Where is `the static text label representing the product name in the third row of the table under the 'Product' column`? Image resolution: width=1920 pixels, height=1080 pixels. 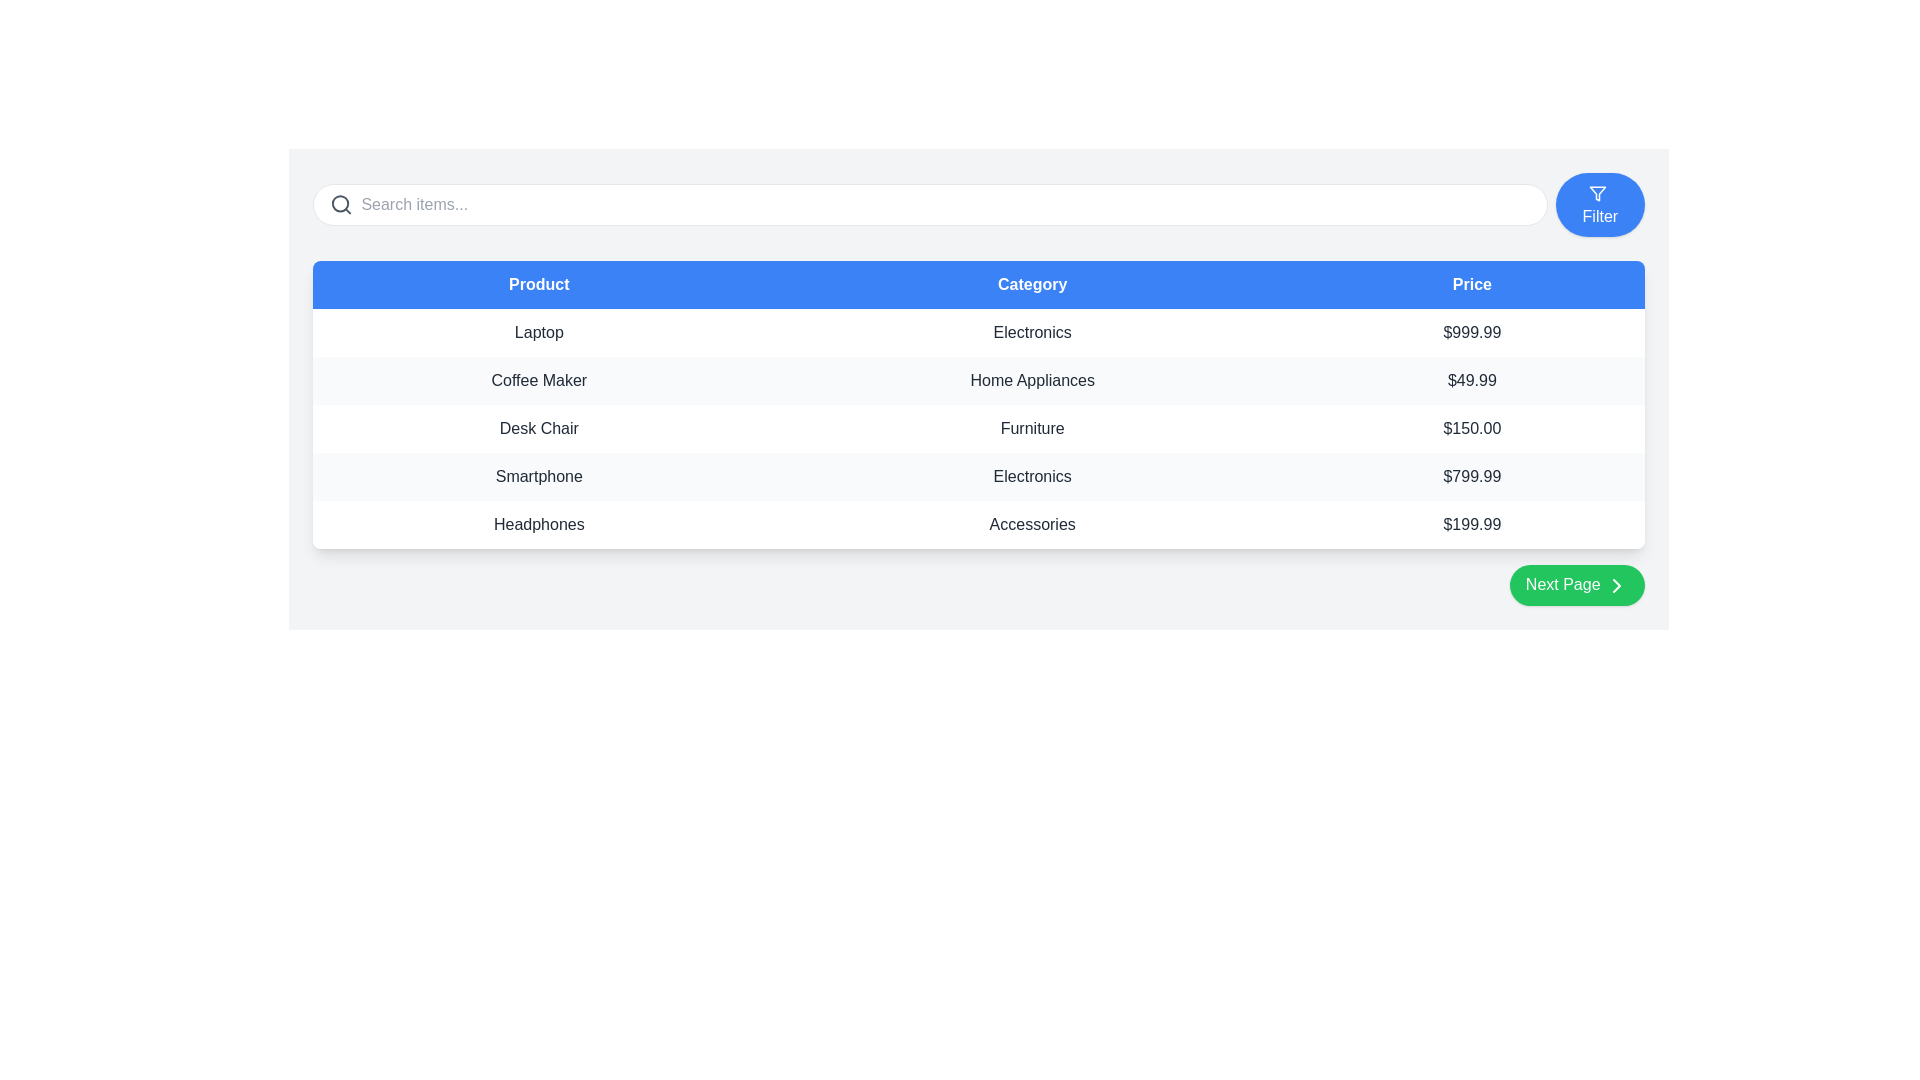
the static text label representing the product name in the third row of the table under the 'Product' column is located at coordinates (539, 477).